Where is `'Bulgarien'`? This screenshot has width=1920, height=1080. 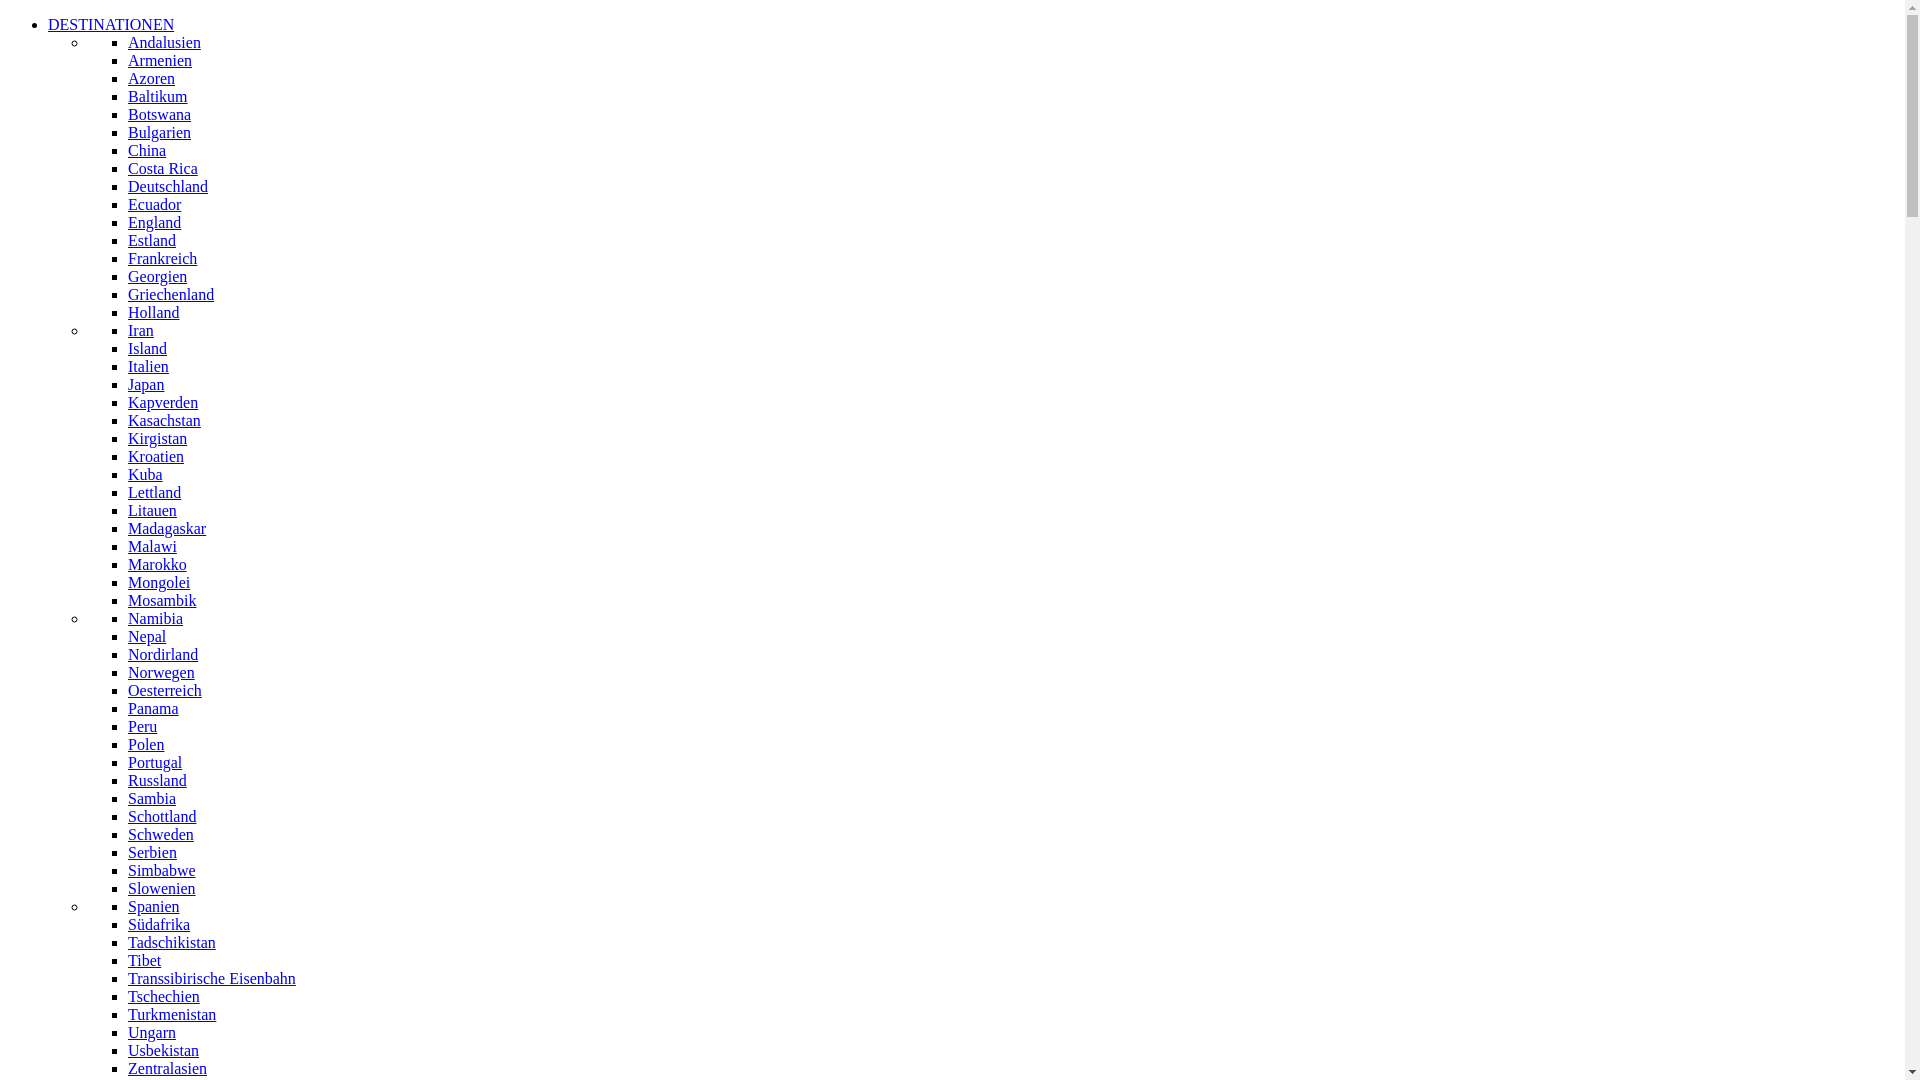
'Bulgarien' is located at coordinates (158, 132).